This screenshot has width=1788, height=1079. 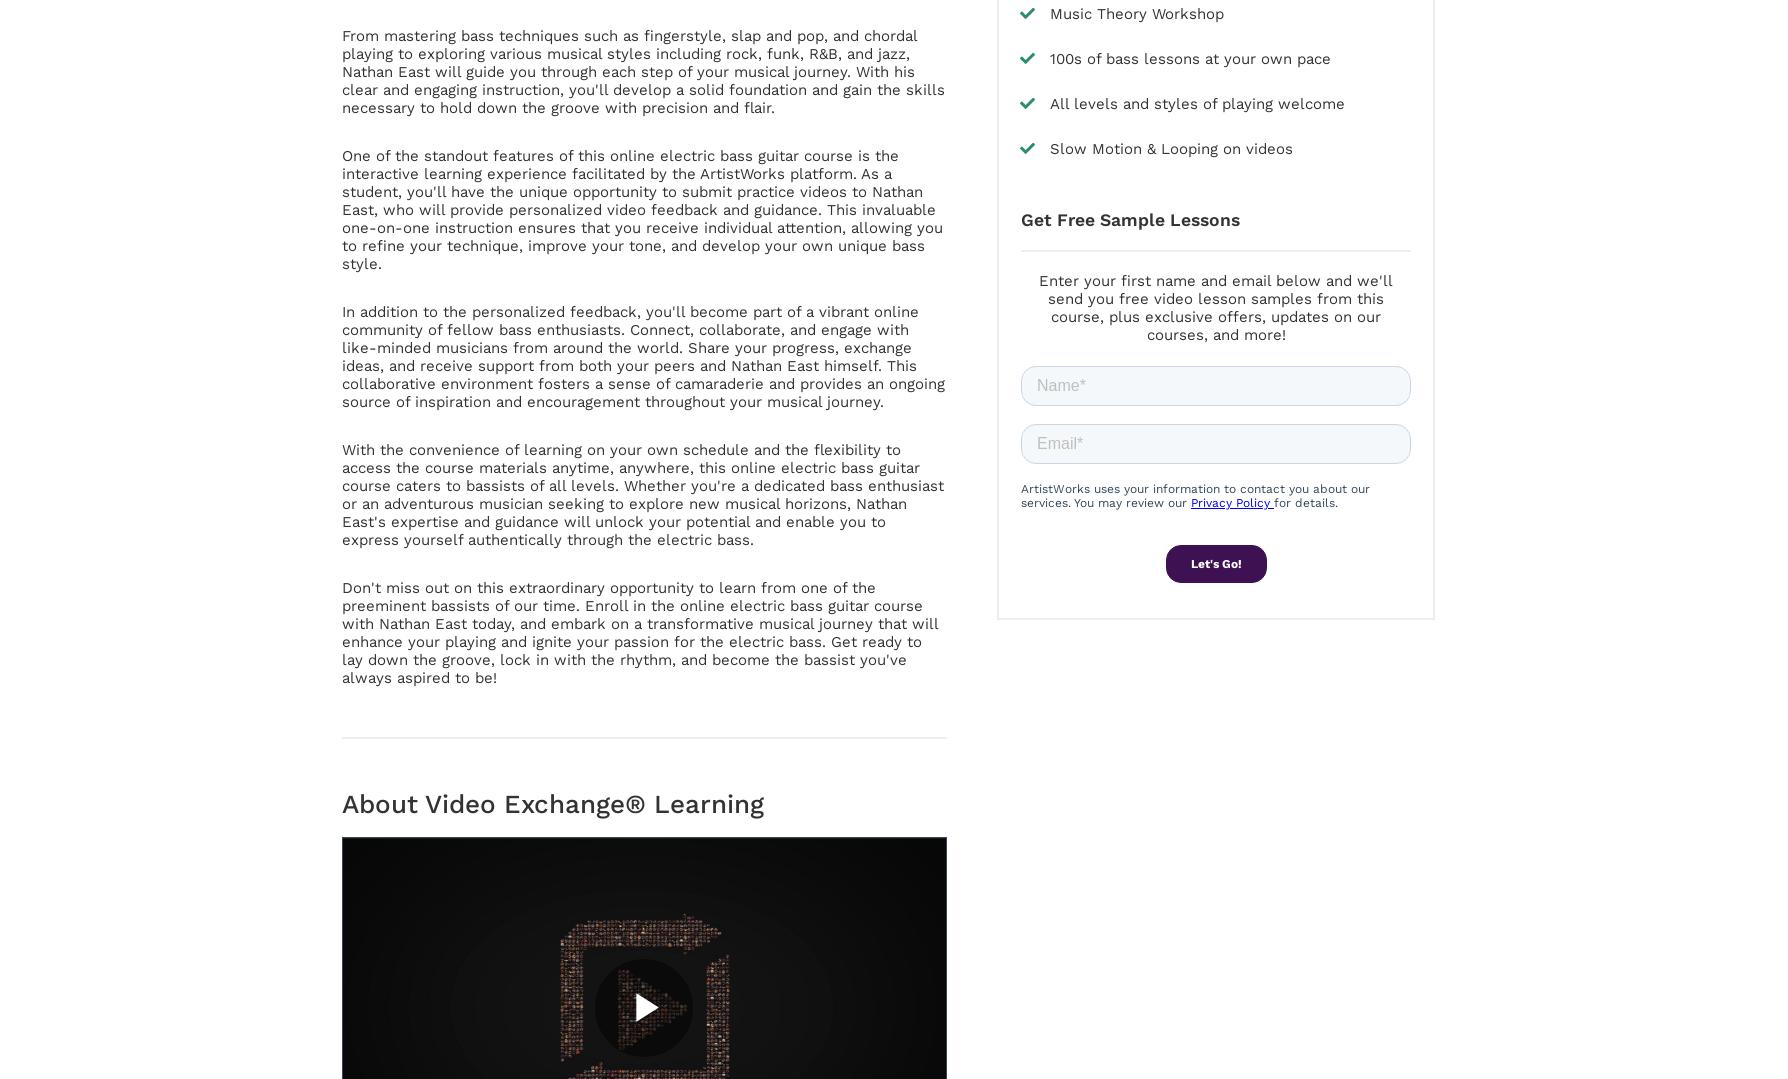 I want to click on 'Music Theory Workshop', so click(x=1134, y=14).